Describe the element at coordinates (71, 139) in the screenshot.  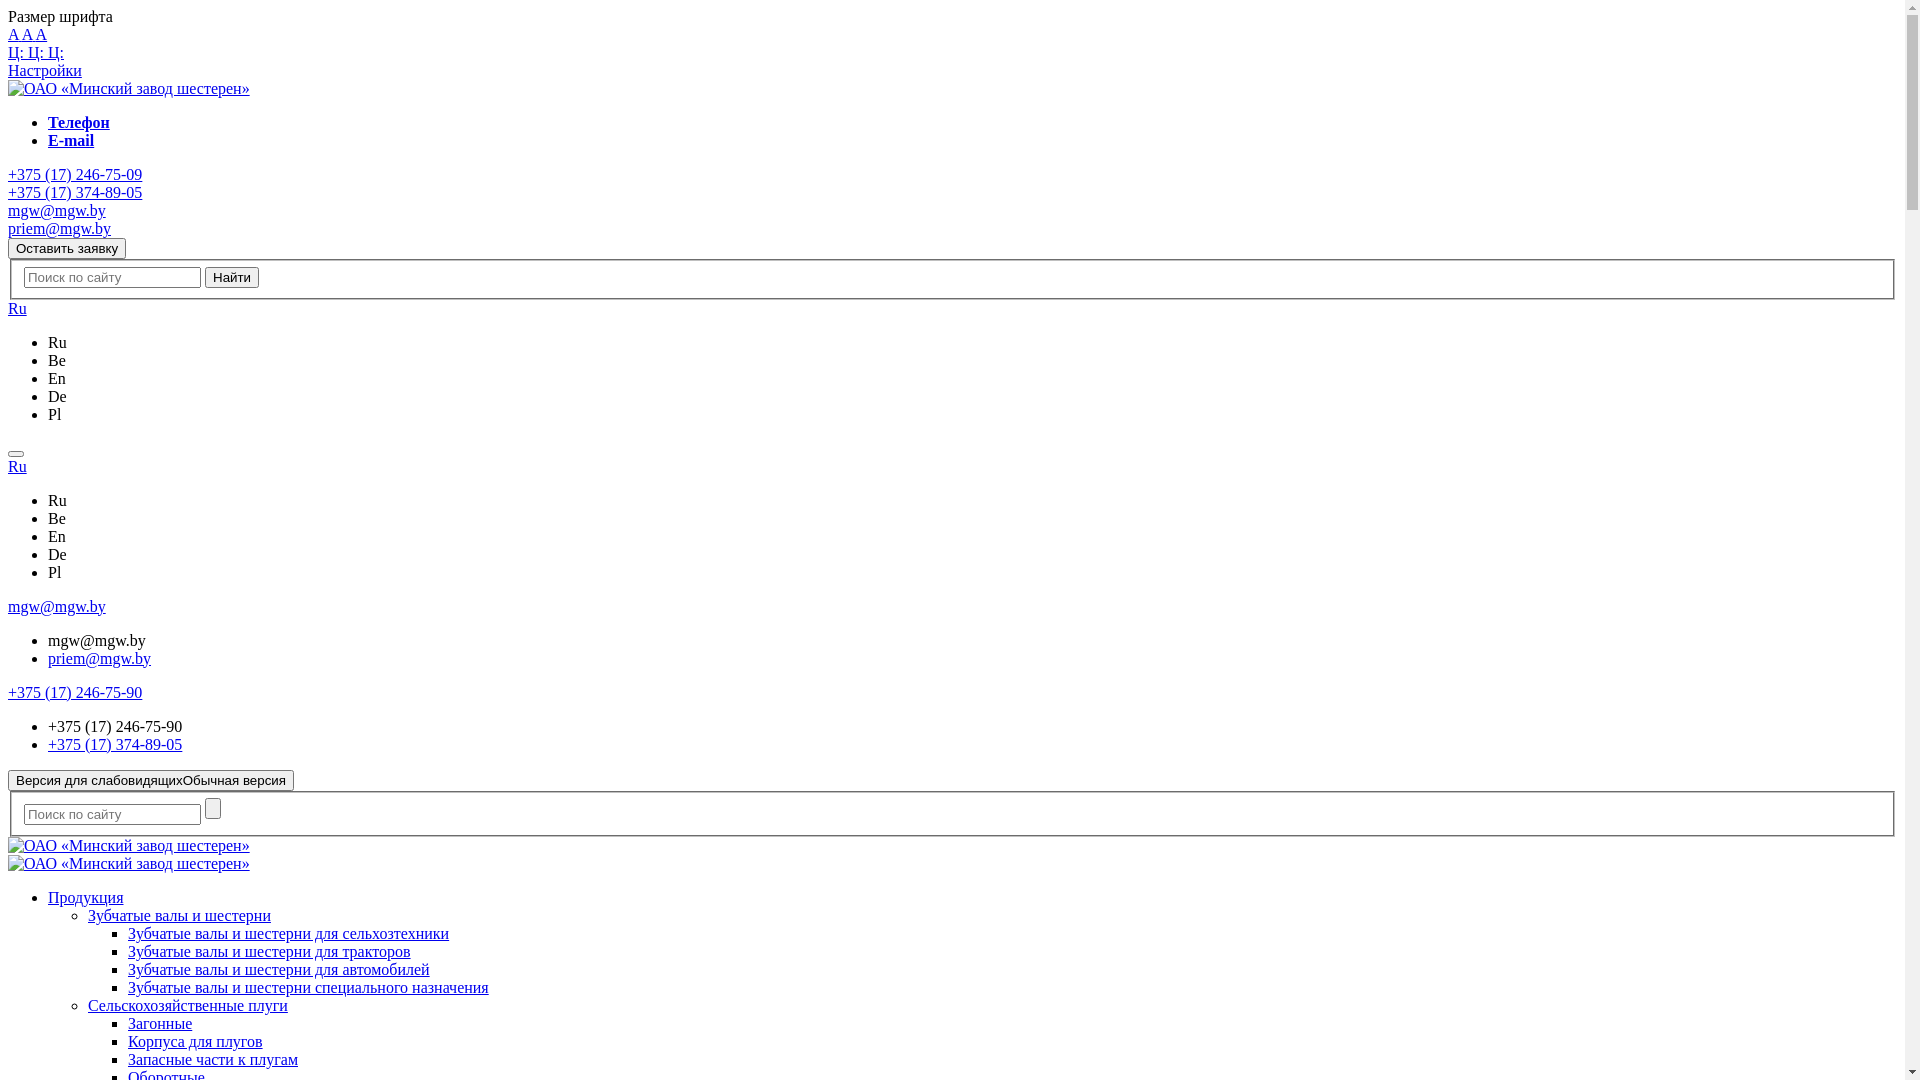
I see `'E-mail'` at that location.